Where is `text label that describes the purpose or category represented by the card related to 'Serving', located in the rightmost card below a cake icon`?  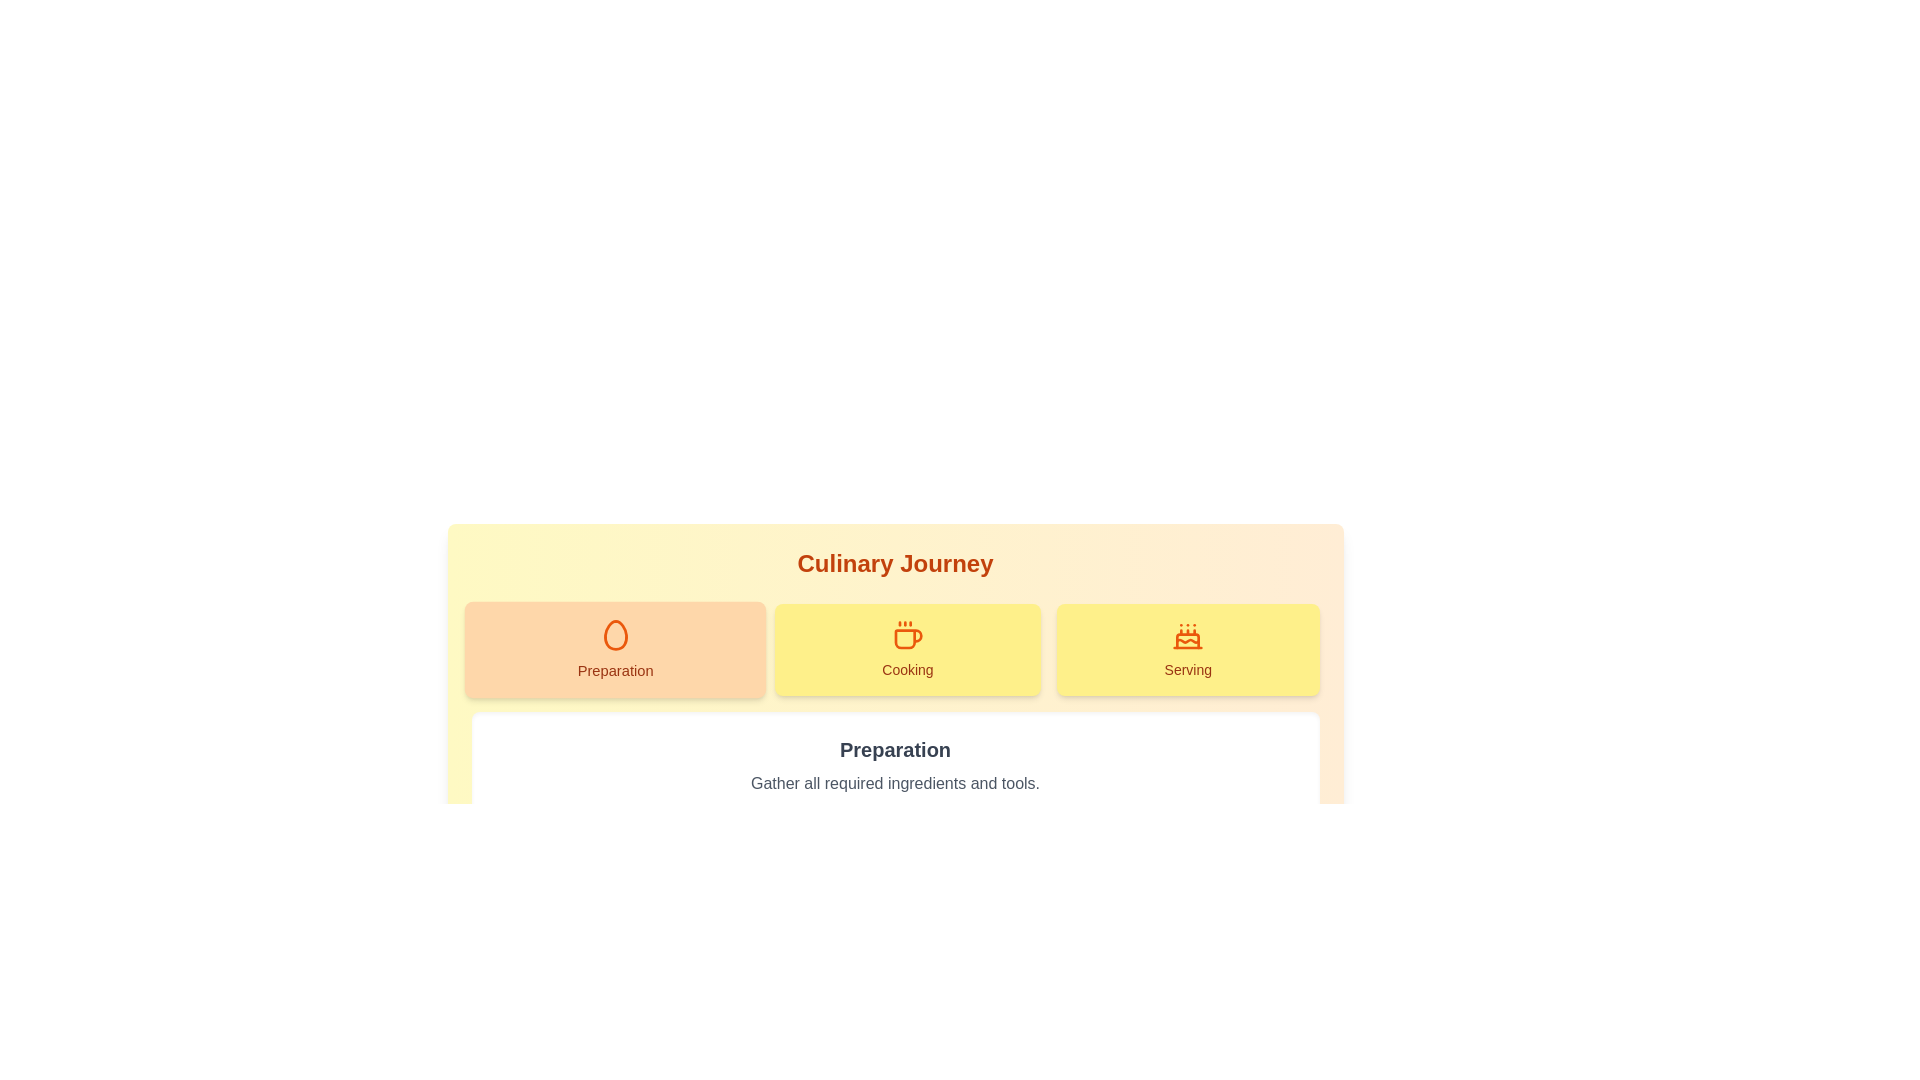
text label that describes the purpose or category represented by the card related to 'Serving', located in the rightmost card below a cake icon is located at coordinates (1188, 670).